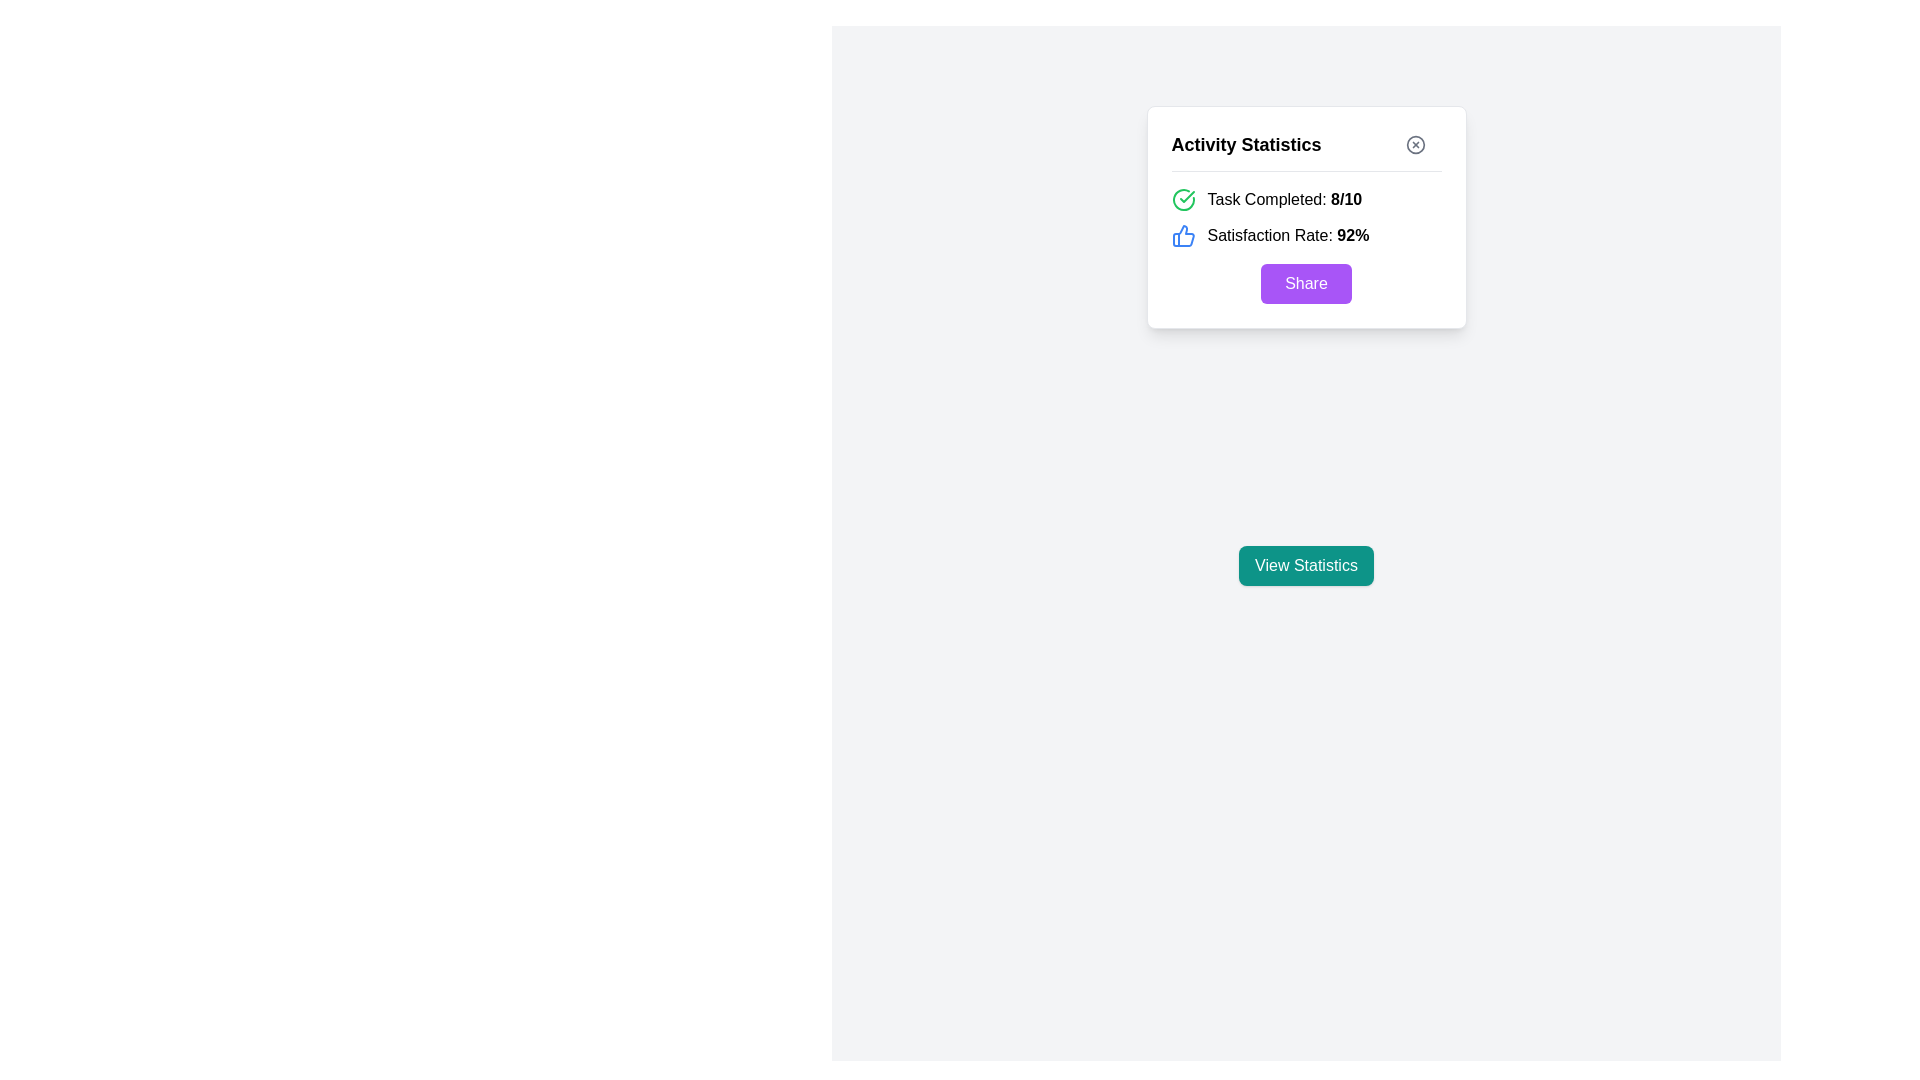  What do you see at coordinates (1186, 196) in the screenshot?
I see `green checkmark icon inside the circular border, which is located in the top-left section of the 'Activity Statistics' card, next to the 'Task Completed' label` at bounding box center [1186, 196].